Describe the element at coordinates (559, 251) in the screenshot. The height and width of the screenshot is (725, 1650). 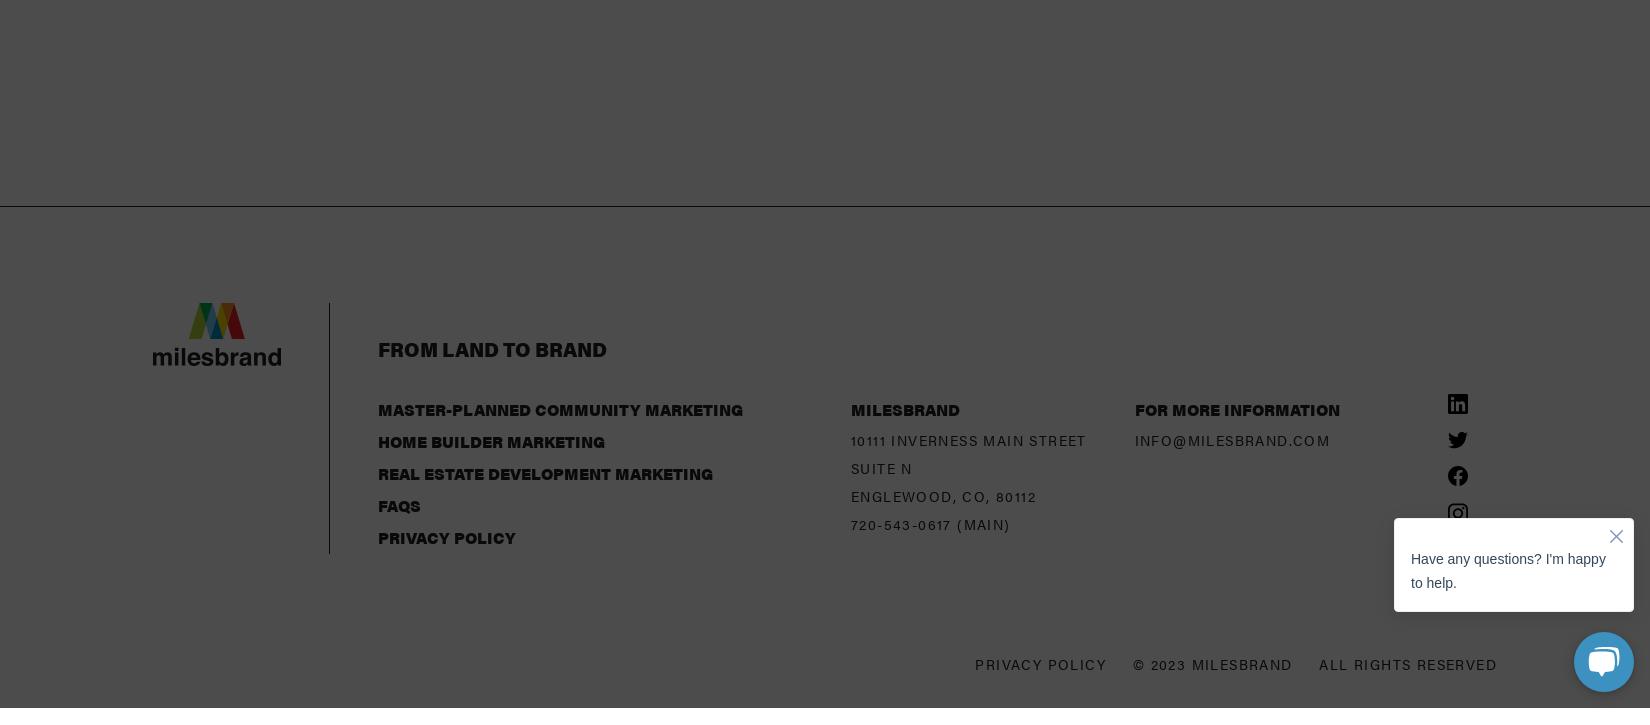
I see `'Master-Planned Community Marketing'` at that location.